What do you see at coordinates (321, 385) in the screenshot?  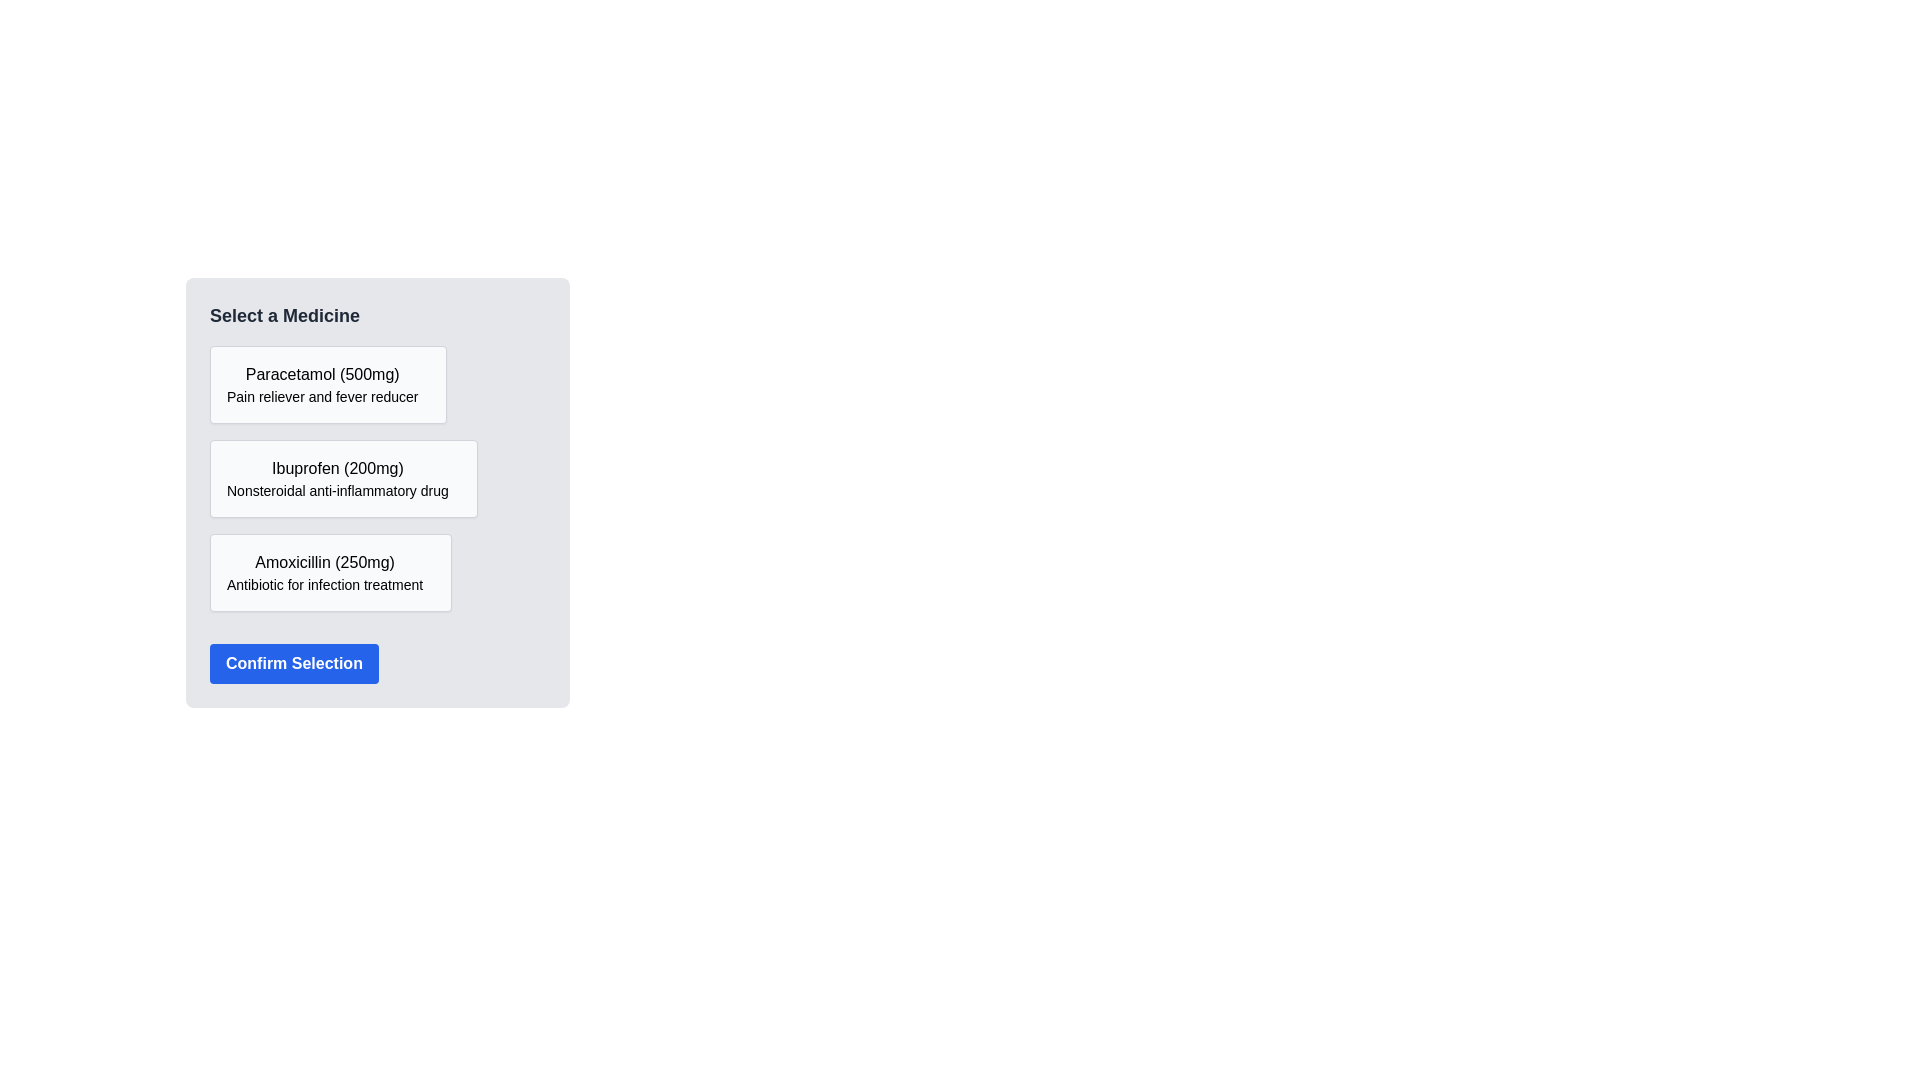 I see `the first selectable option 'Paracetamol (500mg)' in the vertically stacked list within the dialog box` at bounding box center [321, 385].